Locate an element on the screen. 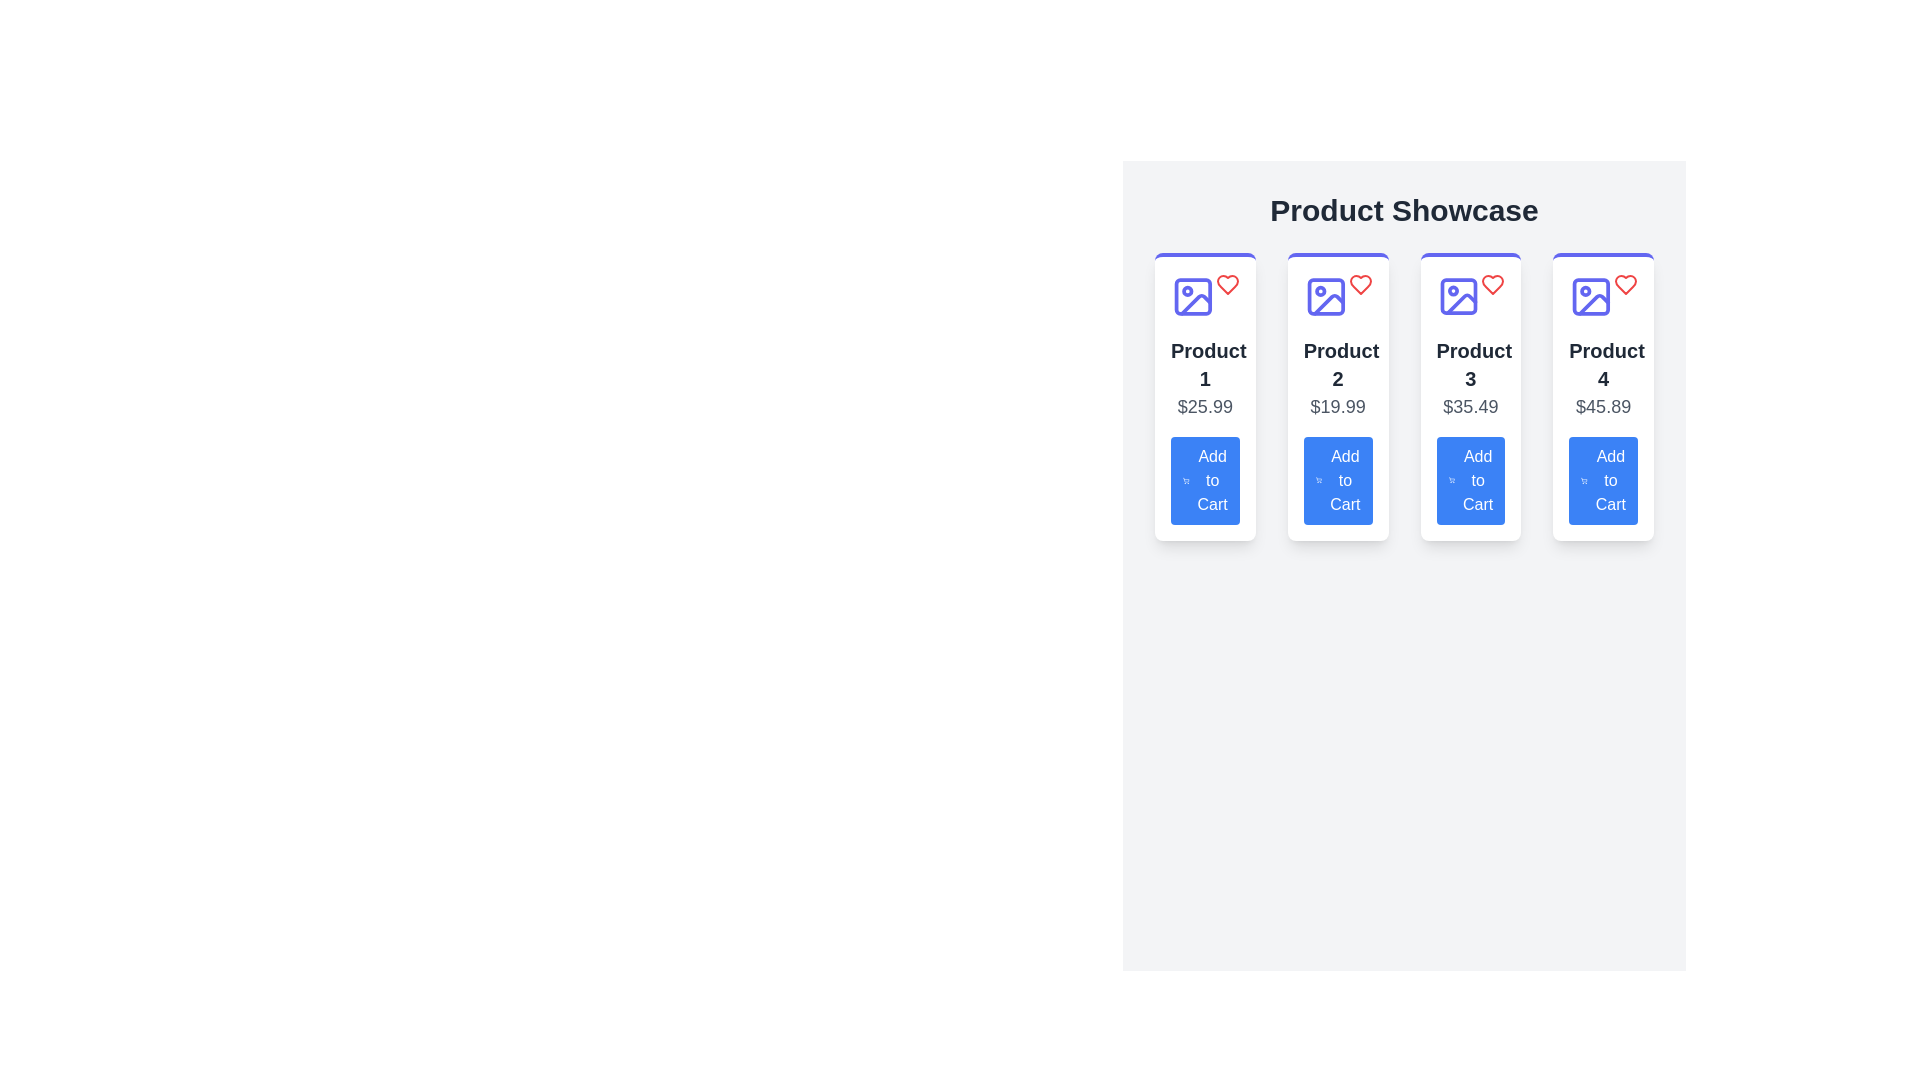 This screenshot has height=1080, width=1920. the price display text label located in the first product card below 'Product 1' and above the 'Add to Cart' button is located at coordinates (1204, 406).